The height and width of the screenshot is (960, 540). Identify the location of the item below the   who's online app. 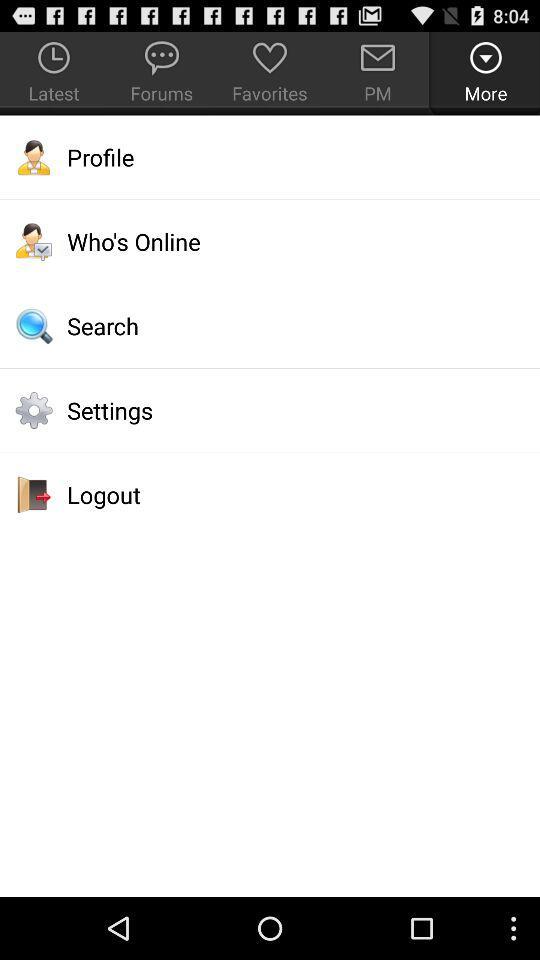
(270, 326).